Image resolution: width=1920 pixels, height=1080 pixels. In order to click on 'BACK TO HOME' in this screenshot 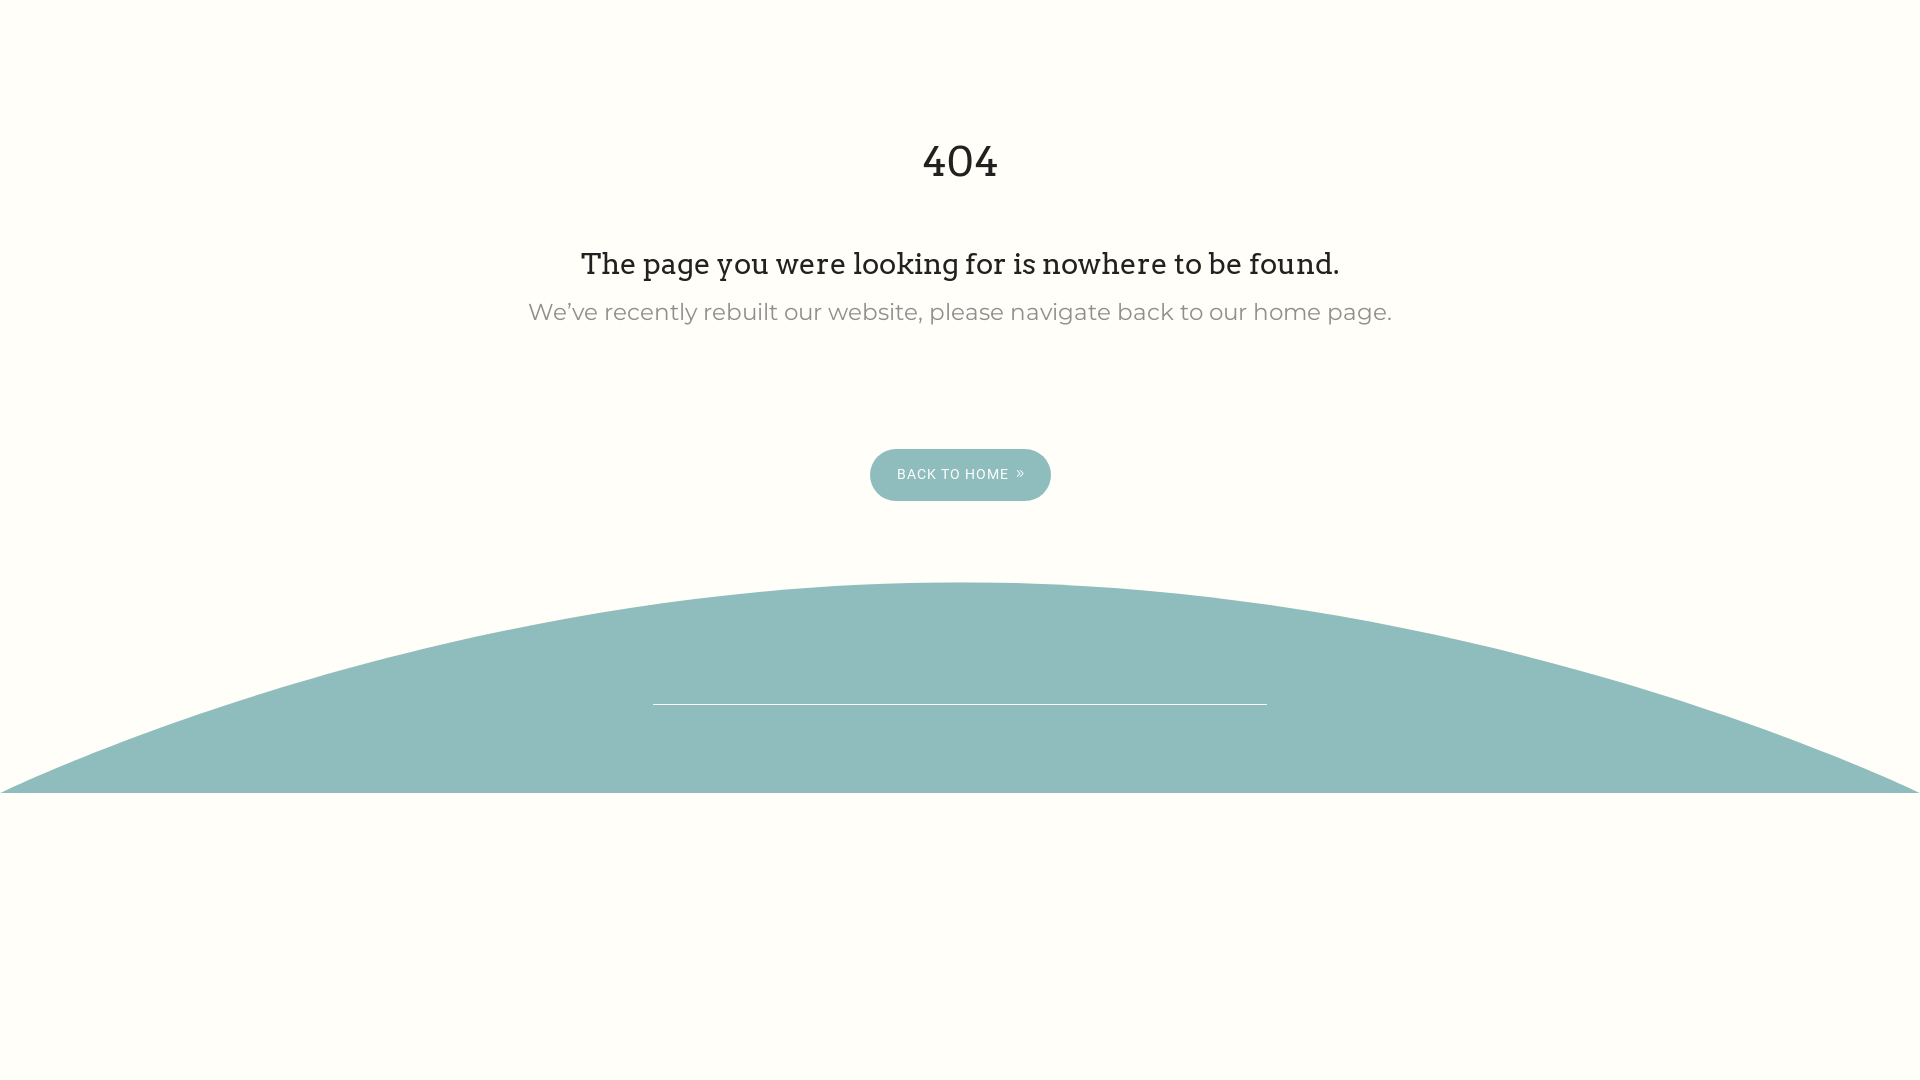, I will do `click(960, 474)`.